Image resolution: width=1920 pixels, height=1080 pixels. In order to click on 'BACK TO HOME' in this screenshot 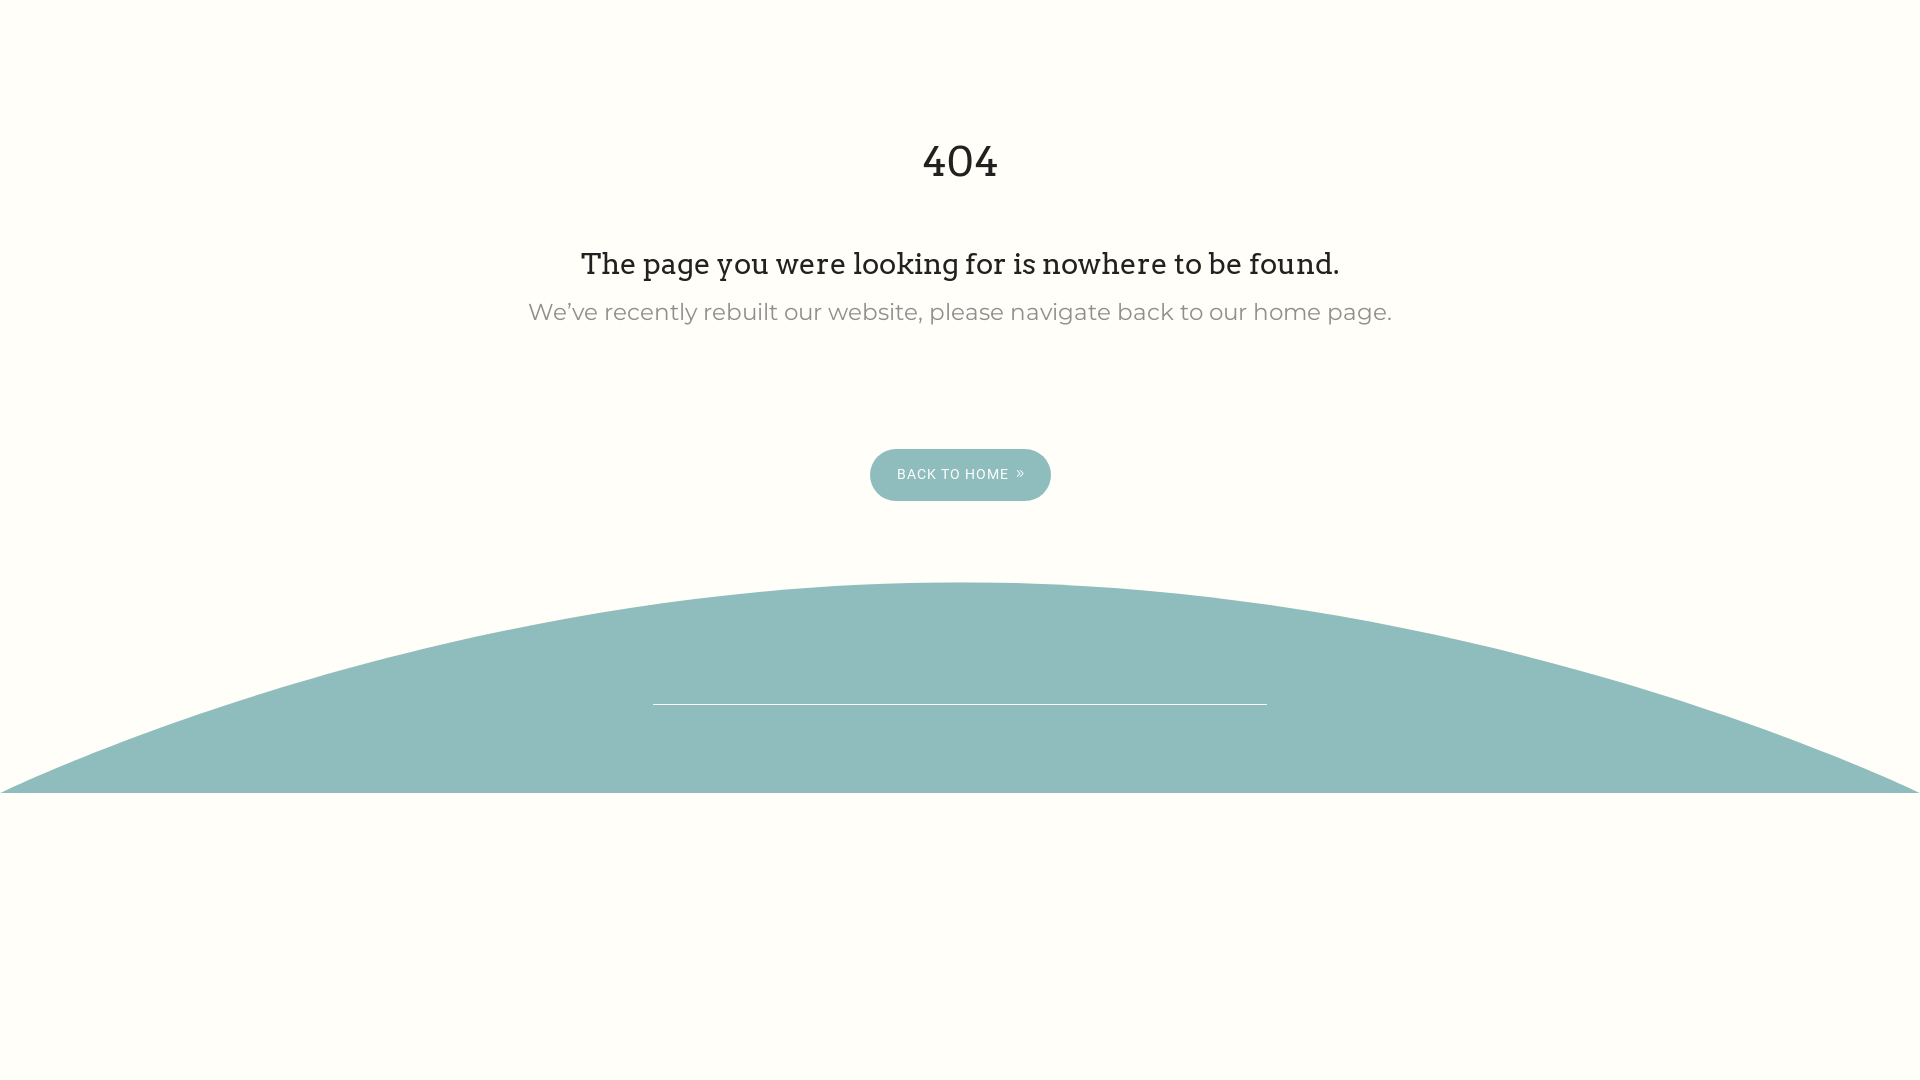, I will do `click(960, 474)`.